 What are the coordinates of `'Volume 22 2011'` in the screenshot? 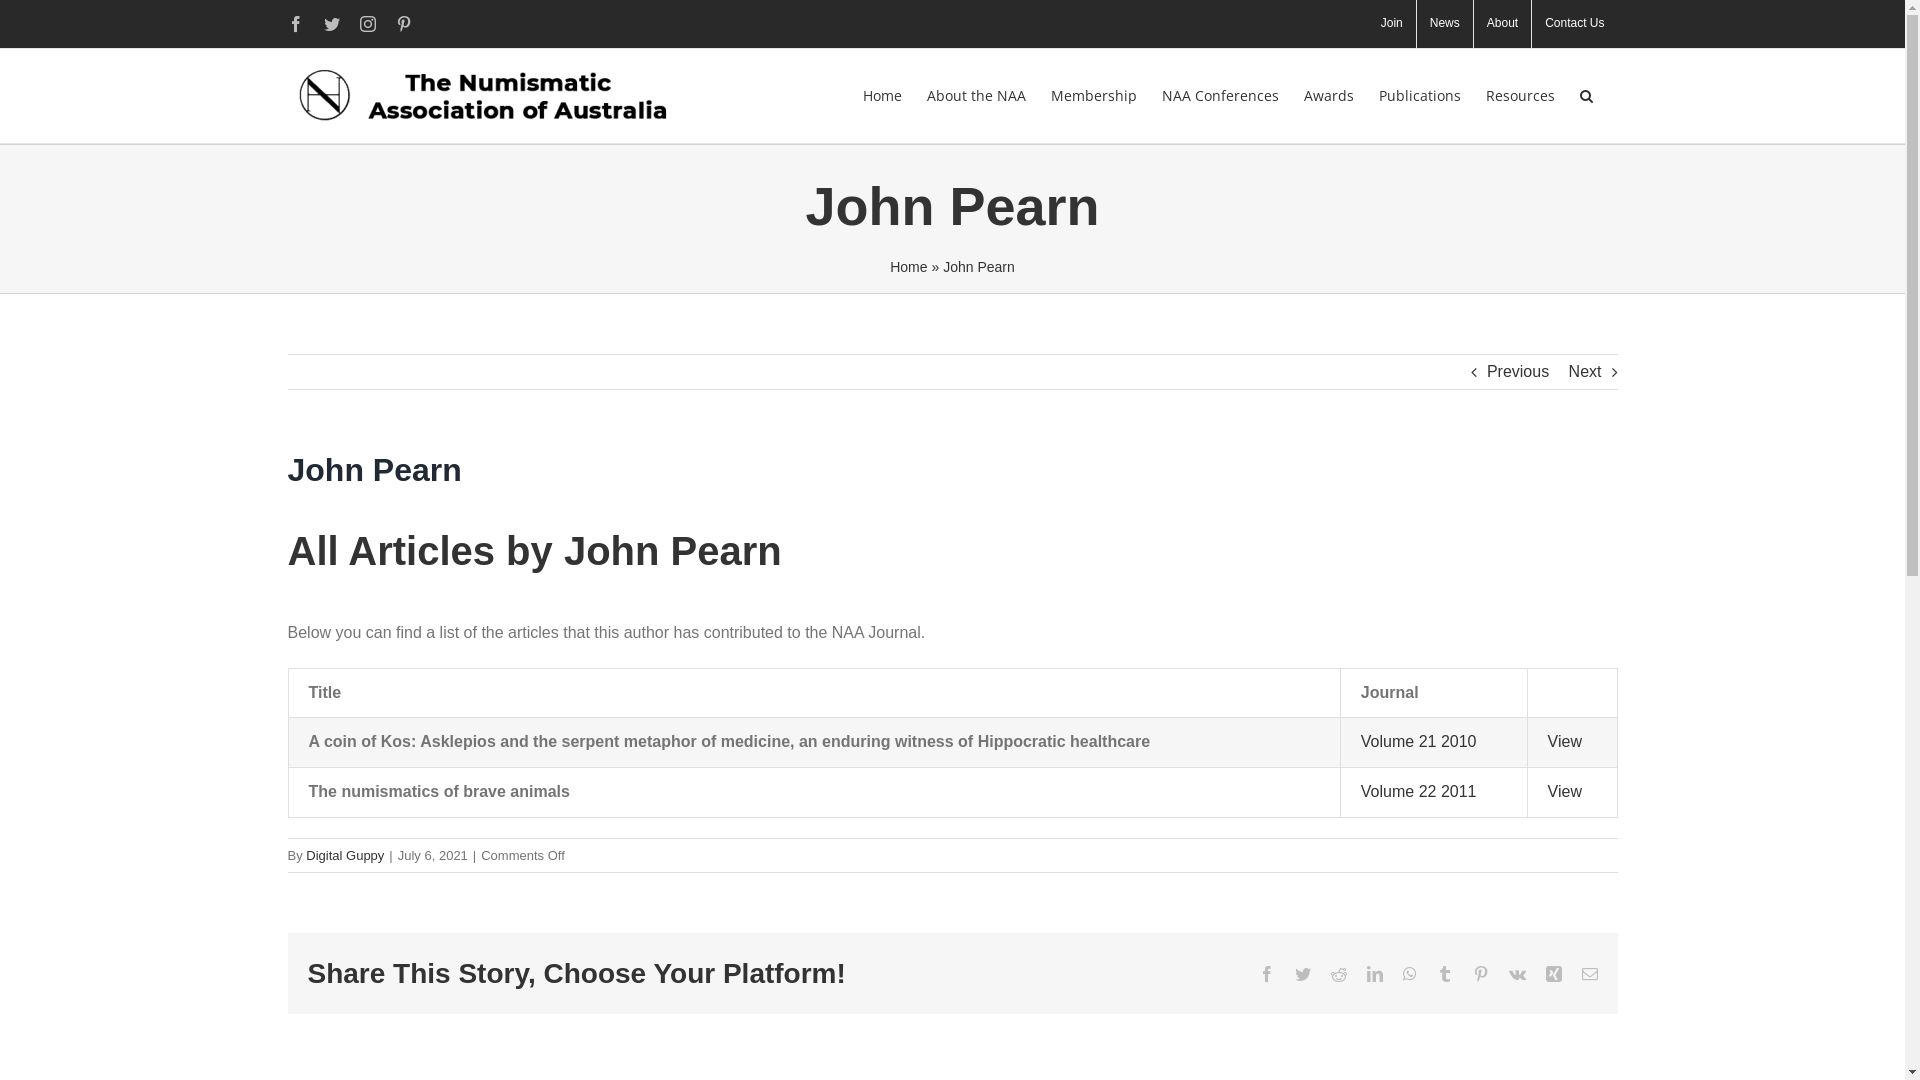 It's located at (1360, 790).